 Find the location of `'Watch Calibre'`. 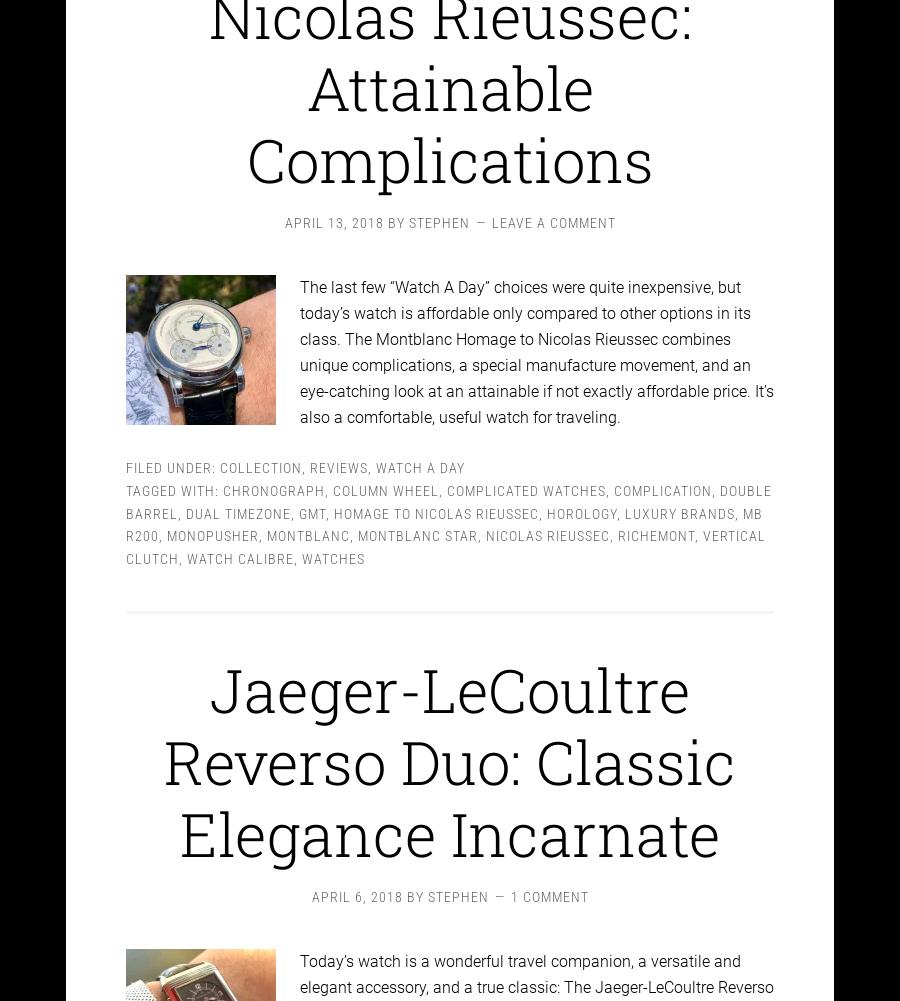

'Watch Calibre' is located at coordinates (239, 541).